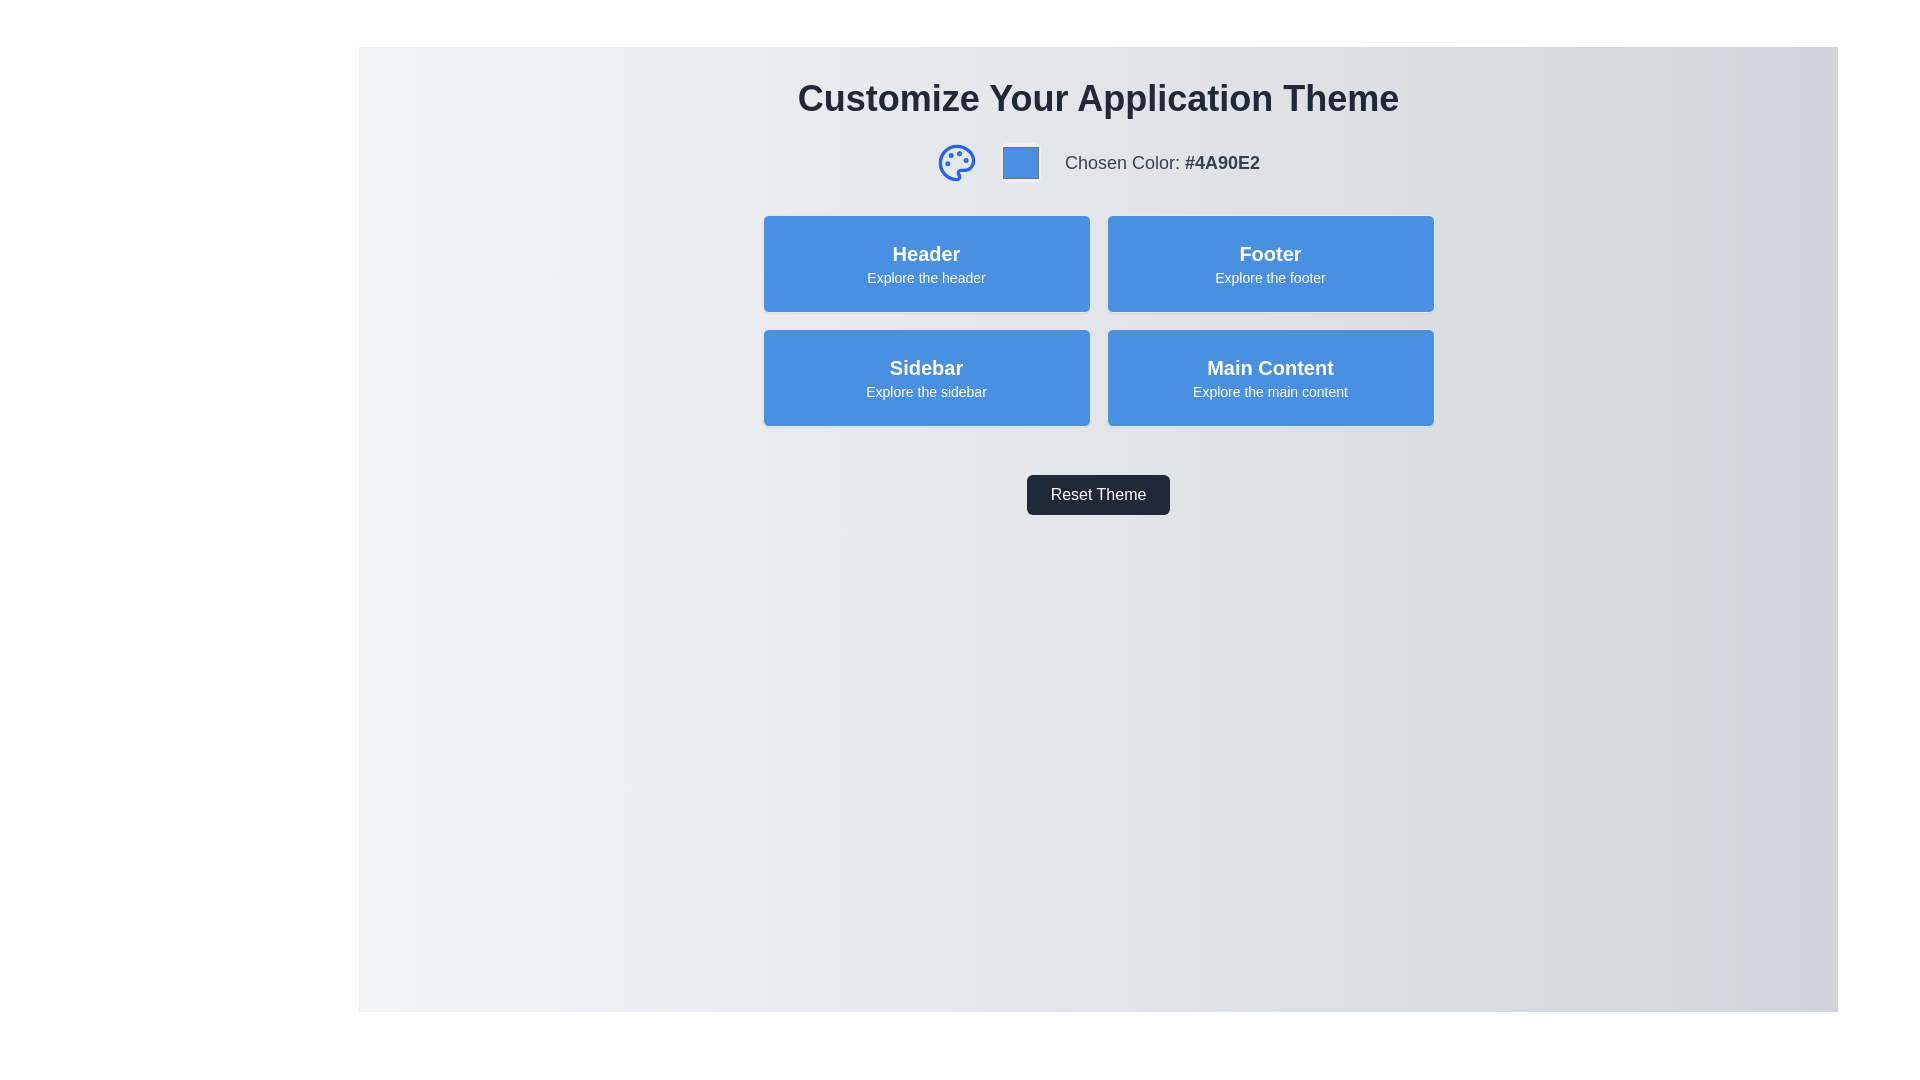 The image size is (1920, 1080). What do you see at coordinates (1269, 392) in the screenshot?
I see `the static text label displaying 'Explore the main content', which is located below the 'Main Content' label in the blue rectangular section` at bounding box center [1269, 392].